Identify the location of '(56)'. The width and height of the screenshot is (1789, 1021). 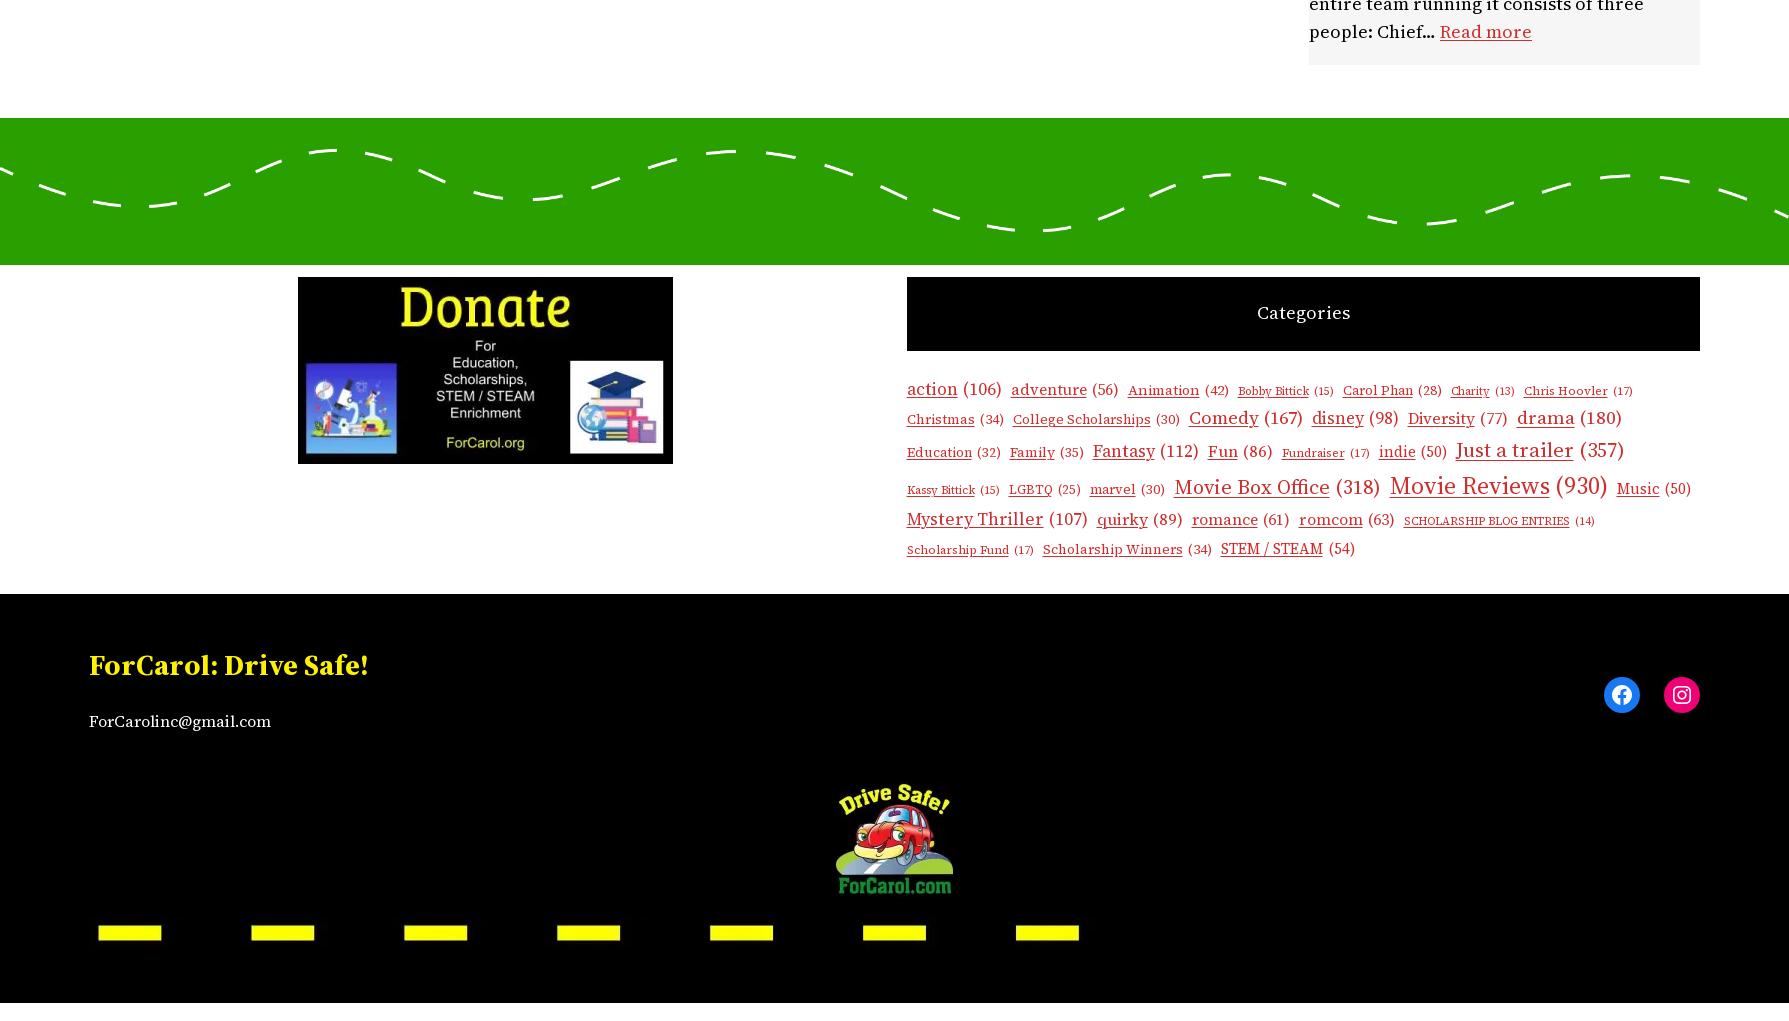
(1103, 388).